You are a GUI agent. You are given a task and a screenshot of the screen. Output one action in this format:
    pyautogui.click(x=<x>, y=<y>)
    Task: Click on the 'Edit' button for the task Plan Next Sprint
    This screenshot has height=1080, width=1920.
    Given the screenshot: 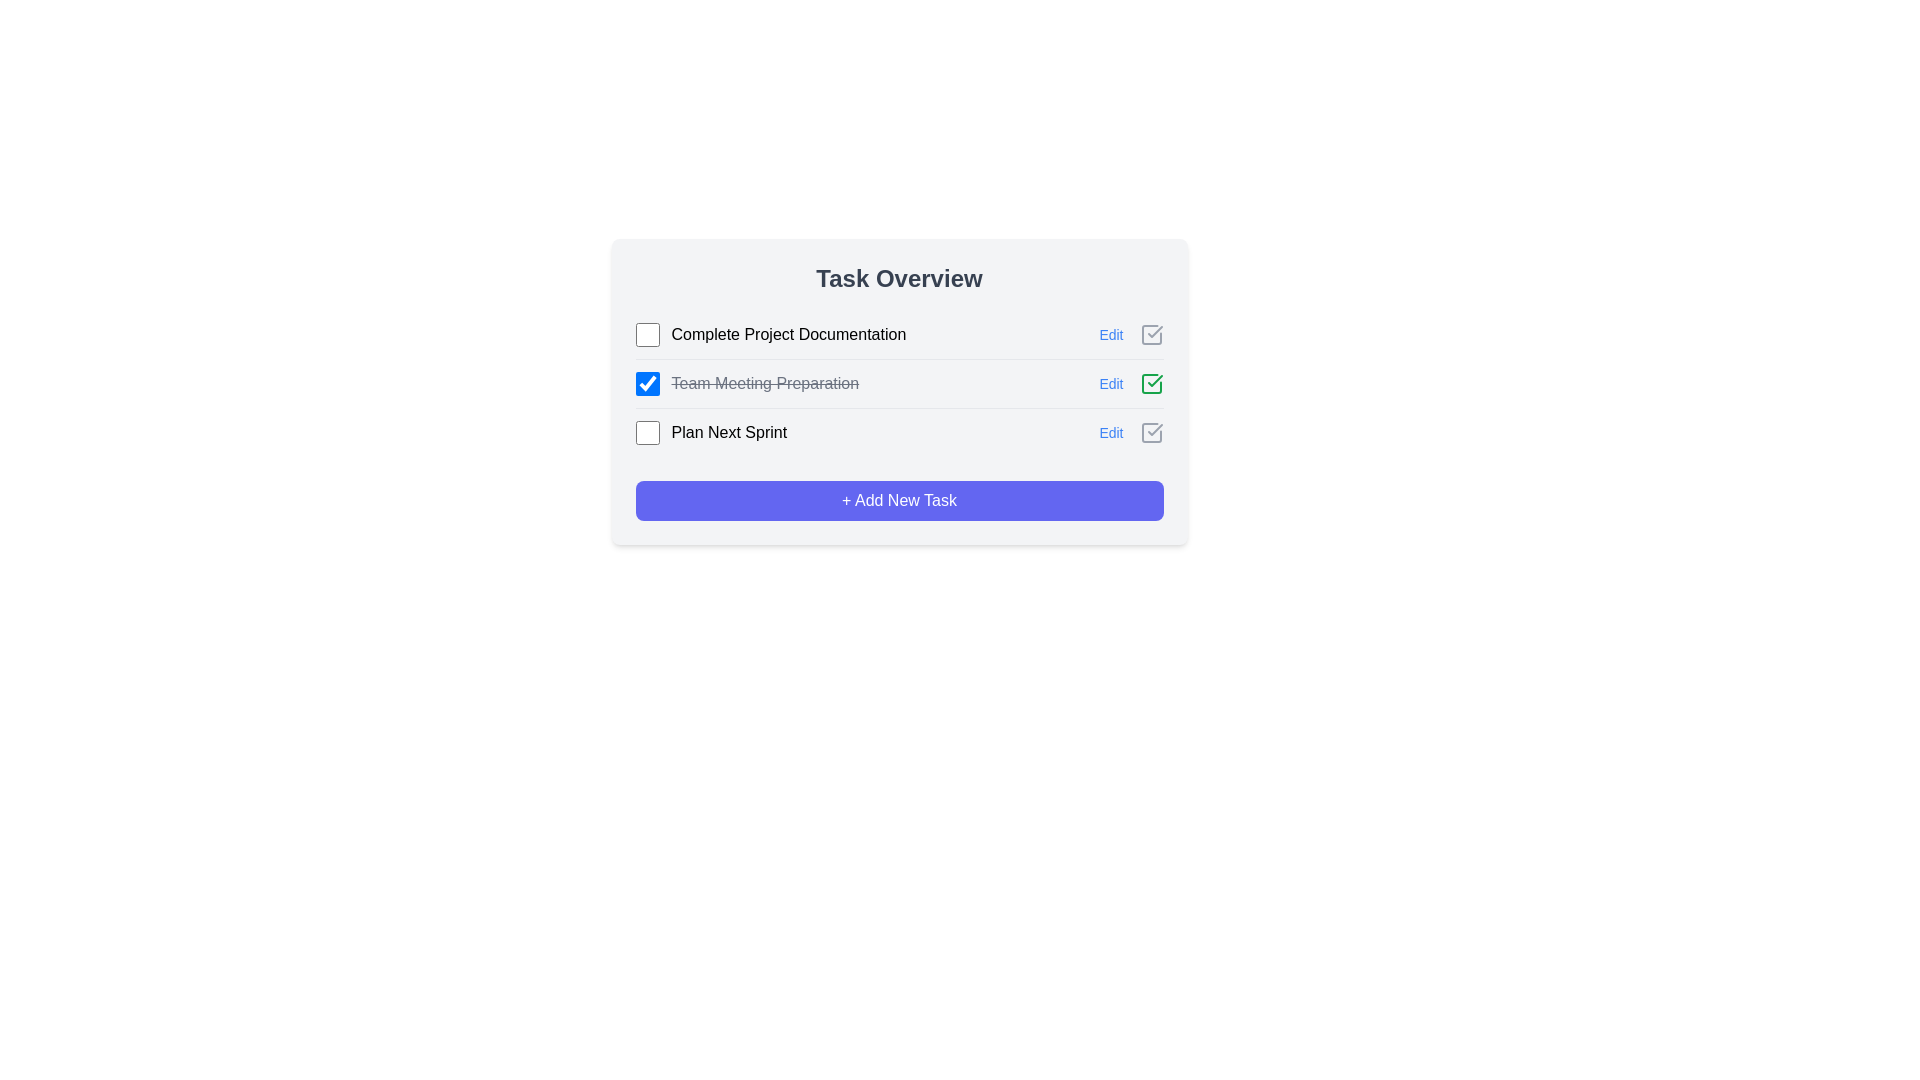 What is the action you would take?
    pyautogui.click(x=1110, y=431)
    